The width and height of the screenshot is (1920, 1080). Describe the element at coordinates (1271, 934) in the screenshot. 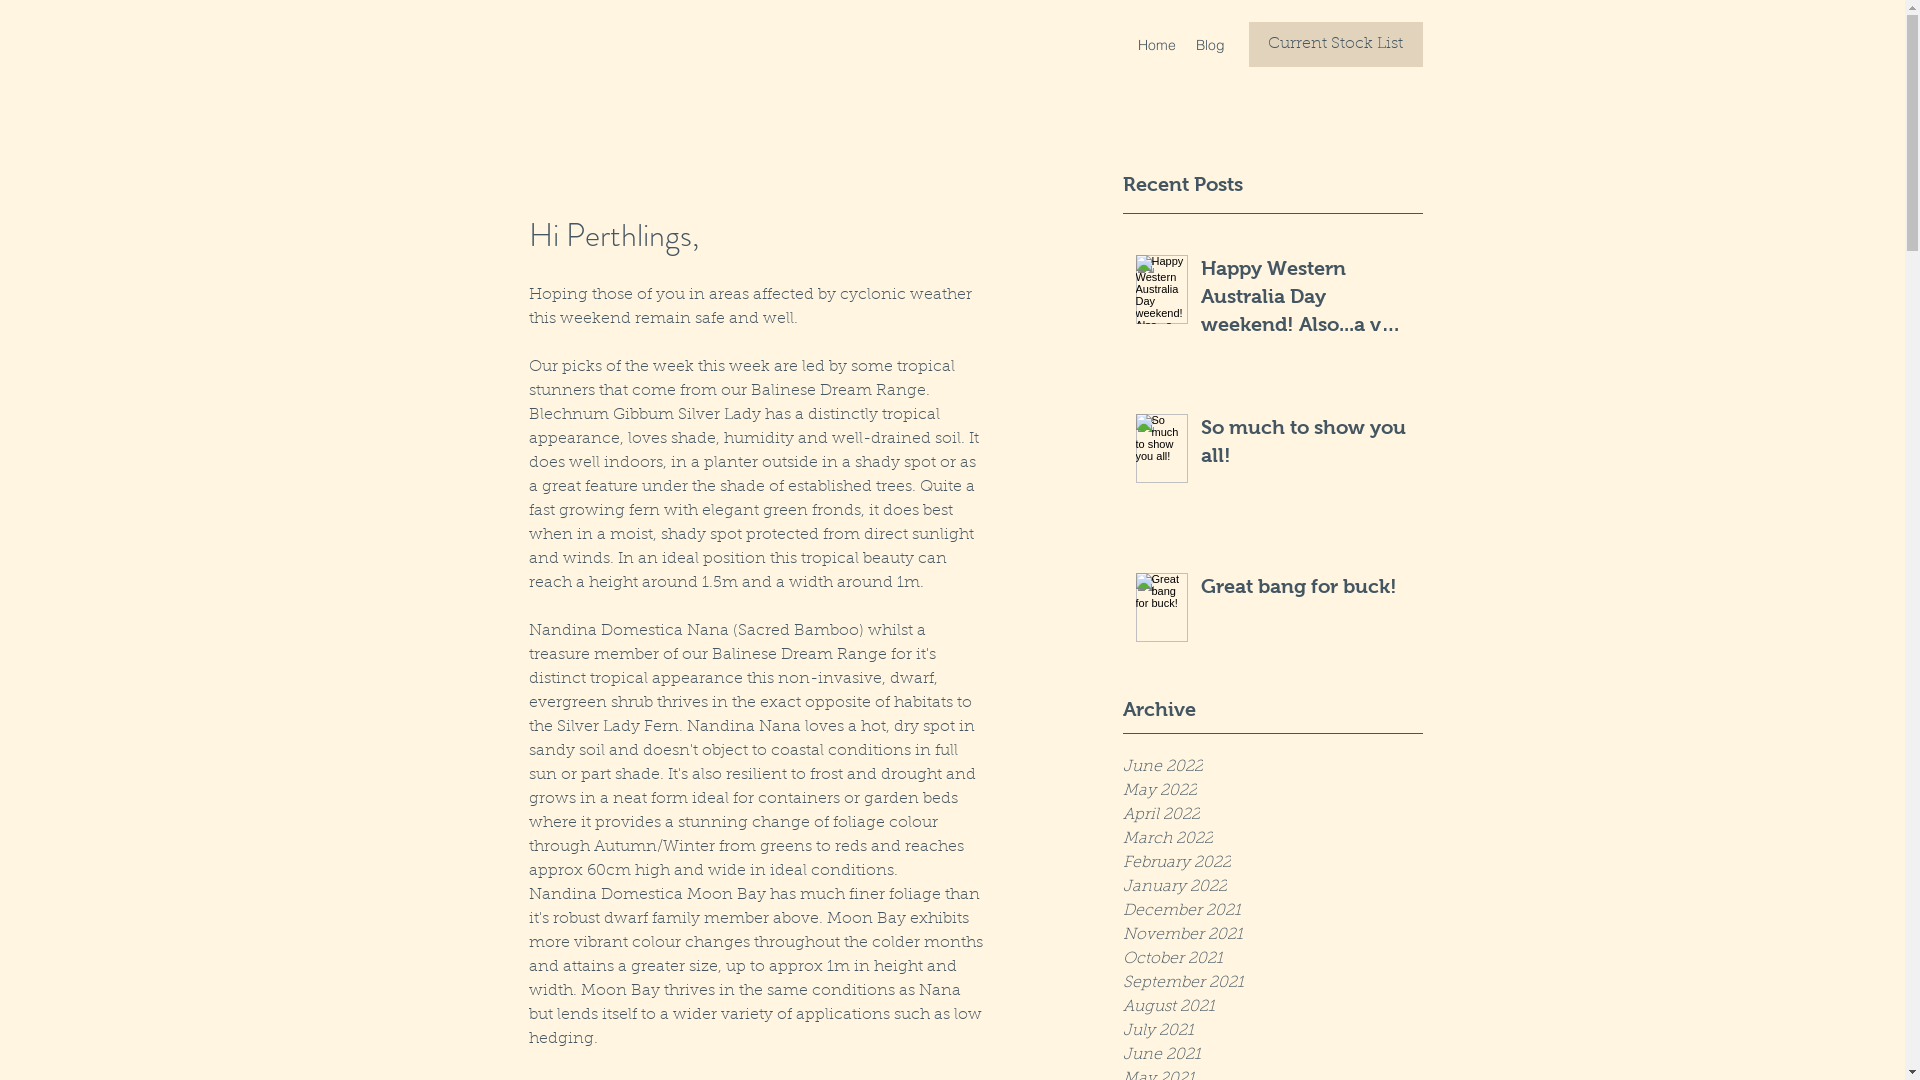

I see `'November 2021'` at that location.